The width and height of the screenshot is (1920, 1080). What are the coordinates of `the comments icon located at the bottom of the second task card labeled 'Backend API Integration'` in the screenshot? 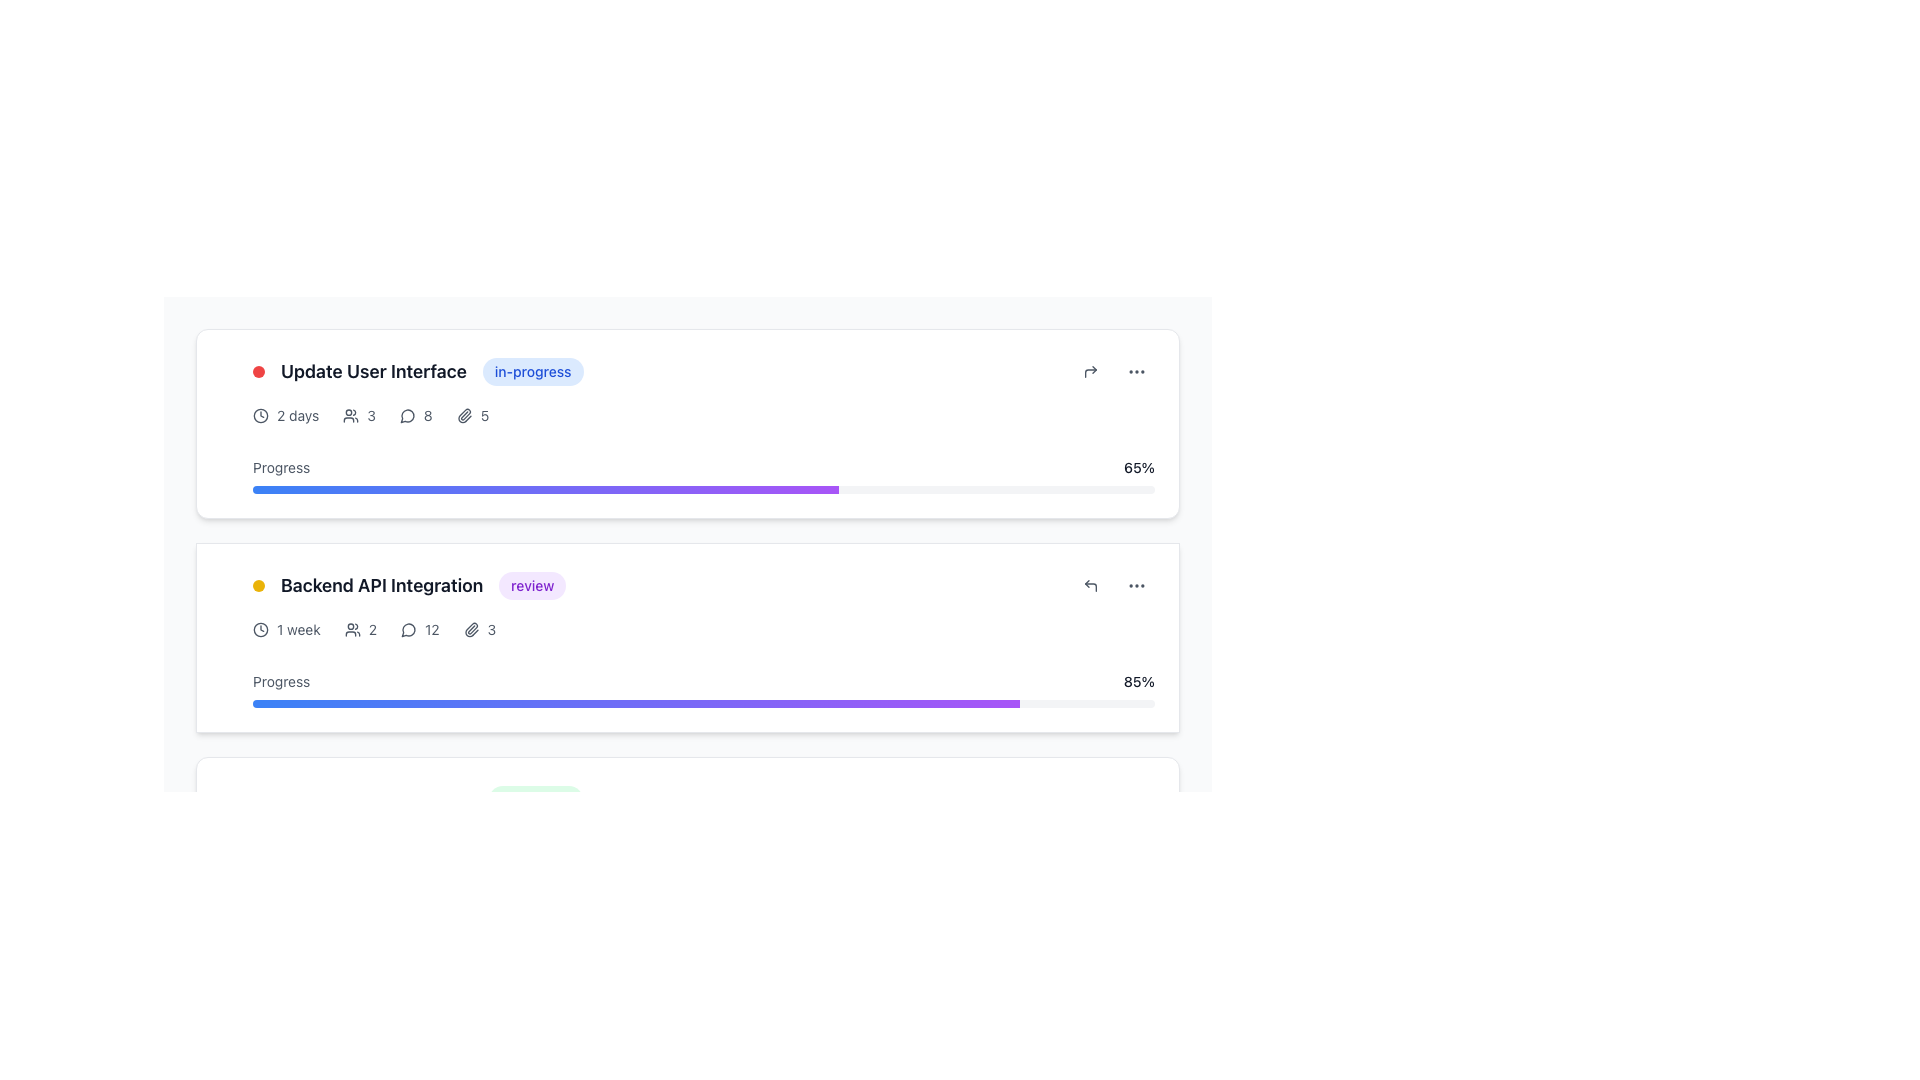 It's located at (407, 628).